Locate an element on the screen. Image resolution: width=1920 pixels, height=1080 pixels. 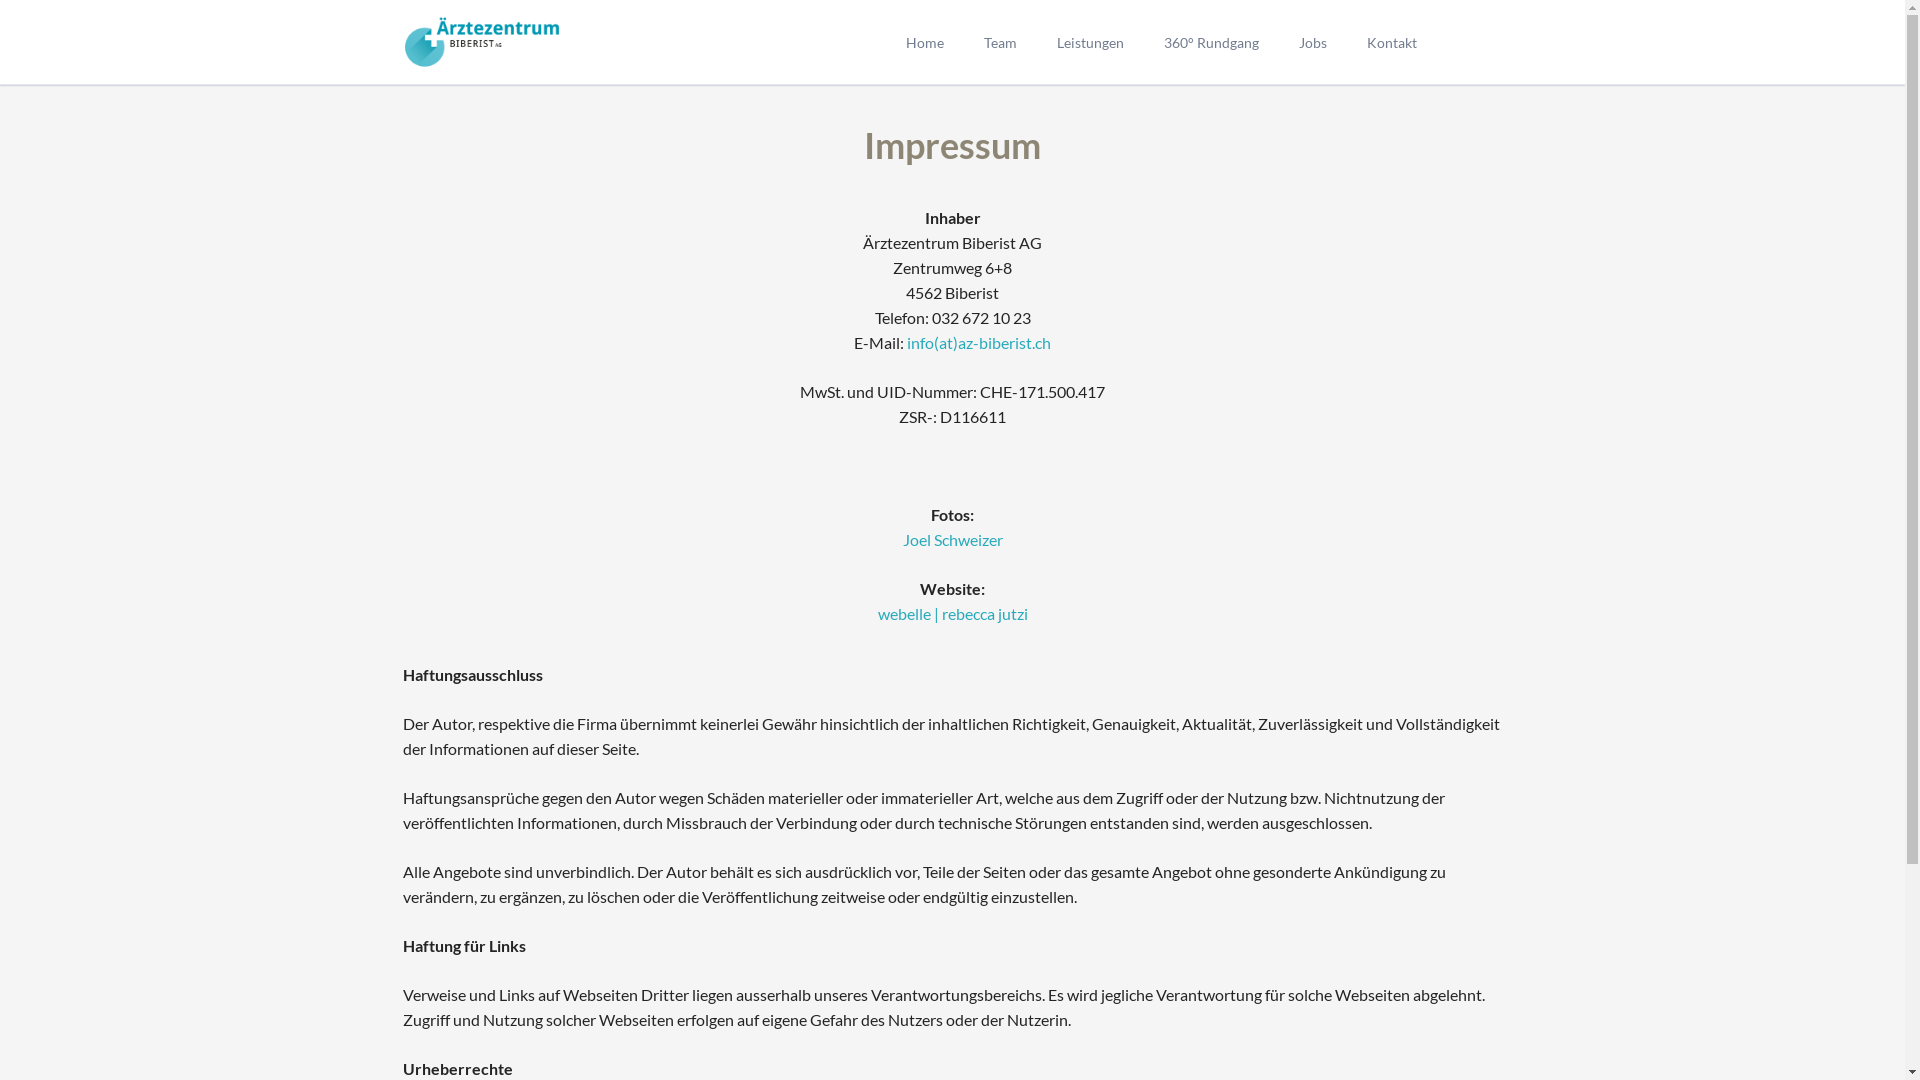
'Kontakt' is located at coordinates (1345, 42).